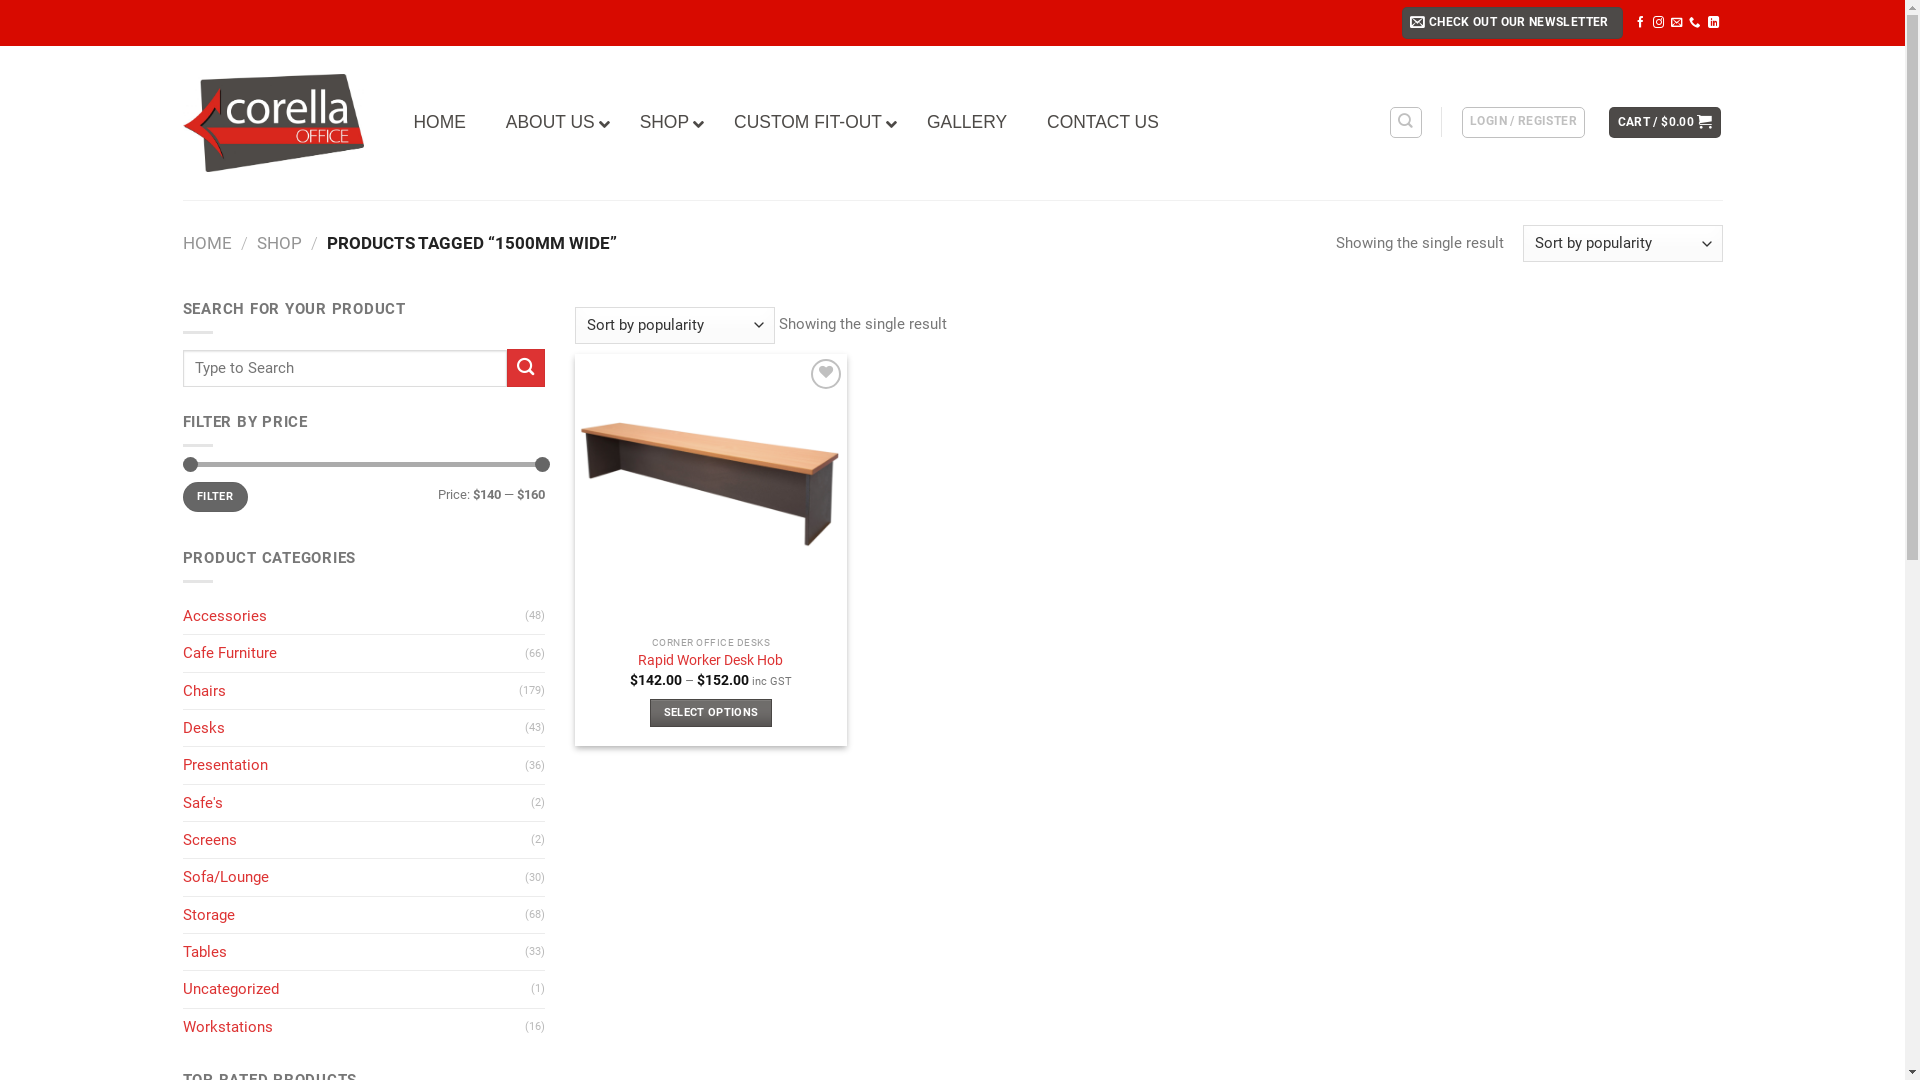 This screenshot has width=1920, height=1080. What do you see at coordinates (966, 122) in the screenshot?
I see `'GALLERY'` at bounding box center [966, 122].